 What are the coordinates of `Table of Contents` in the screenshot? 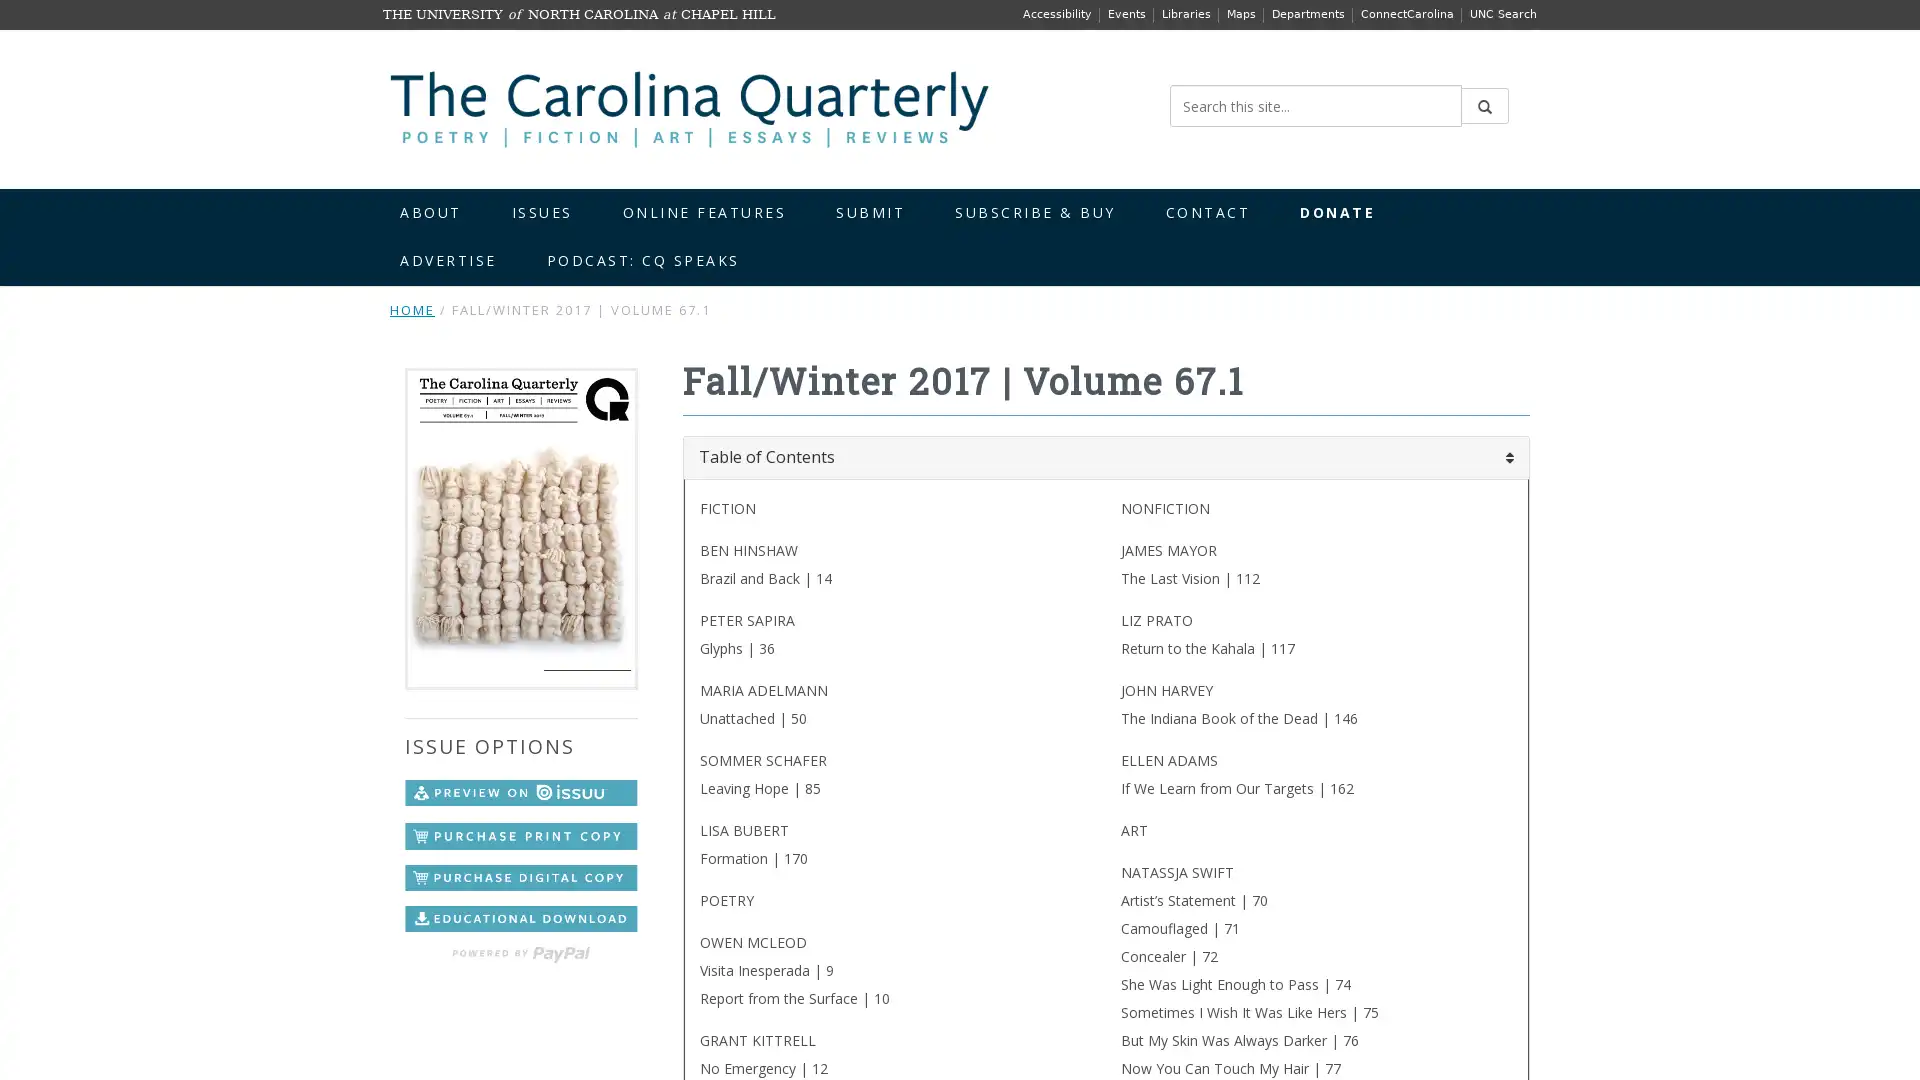 It's located at (1104, 457).